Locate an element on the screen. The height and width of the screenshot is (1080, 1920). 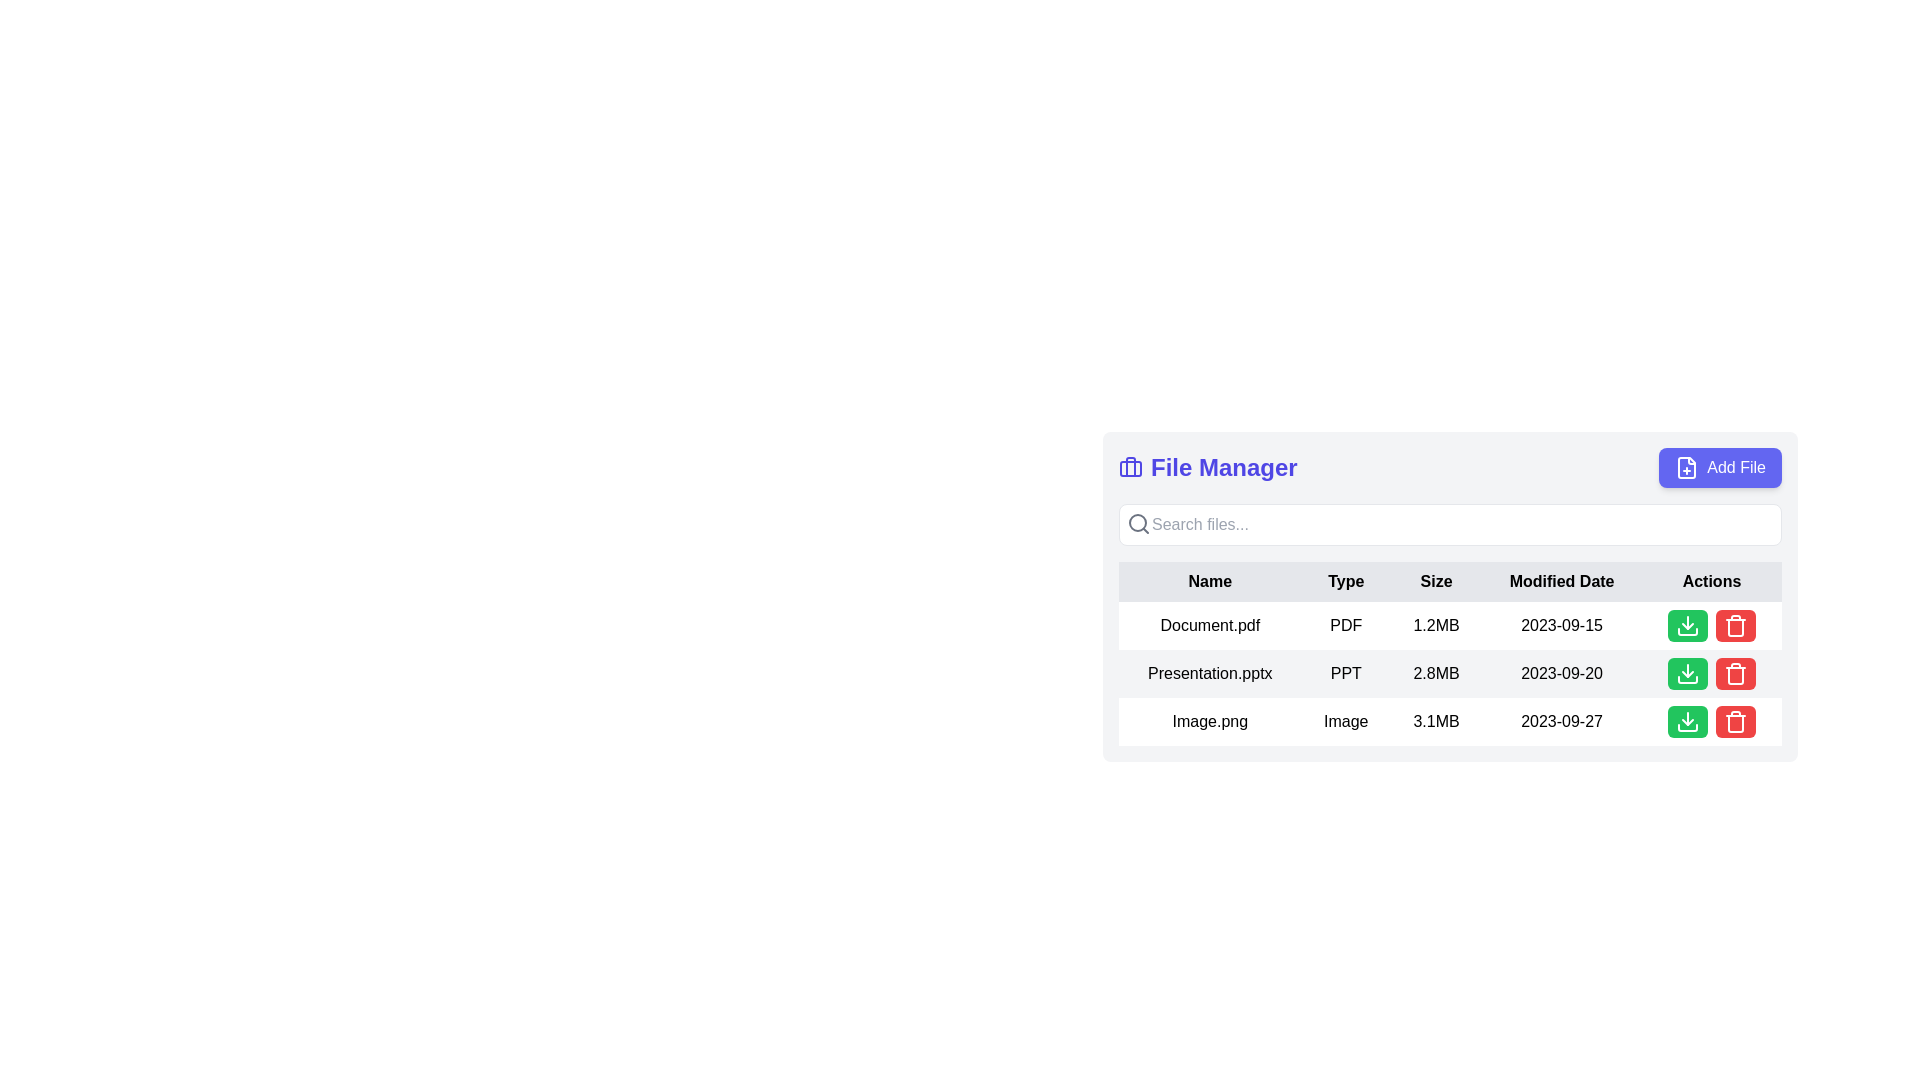
the text label displaying 'Image.png' located is located at coordinates (1208, 721).